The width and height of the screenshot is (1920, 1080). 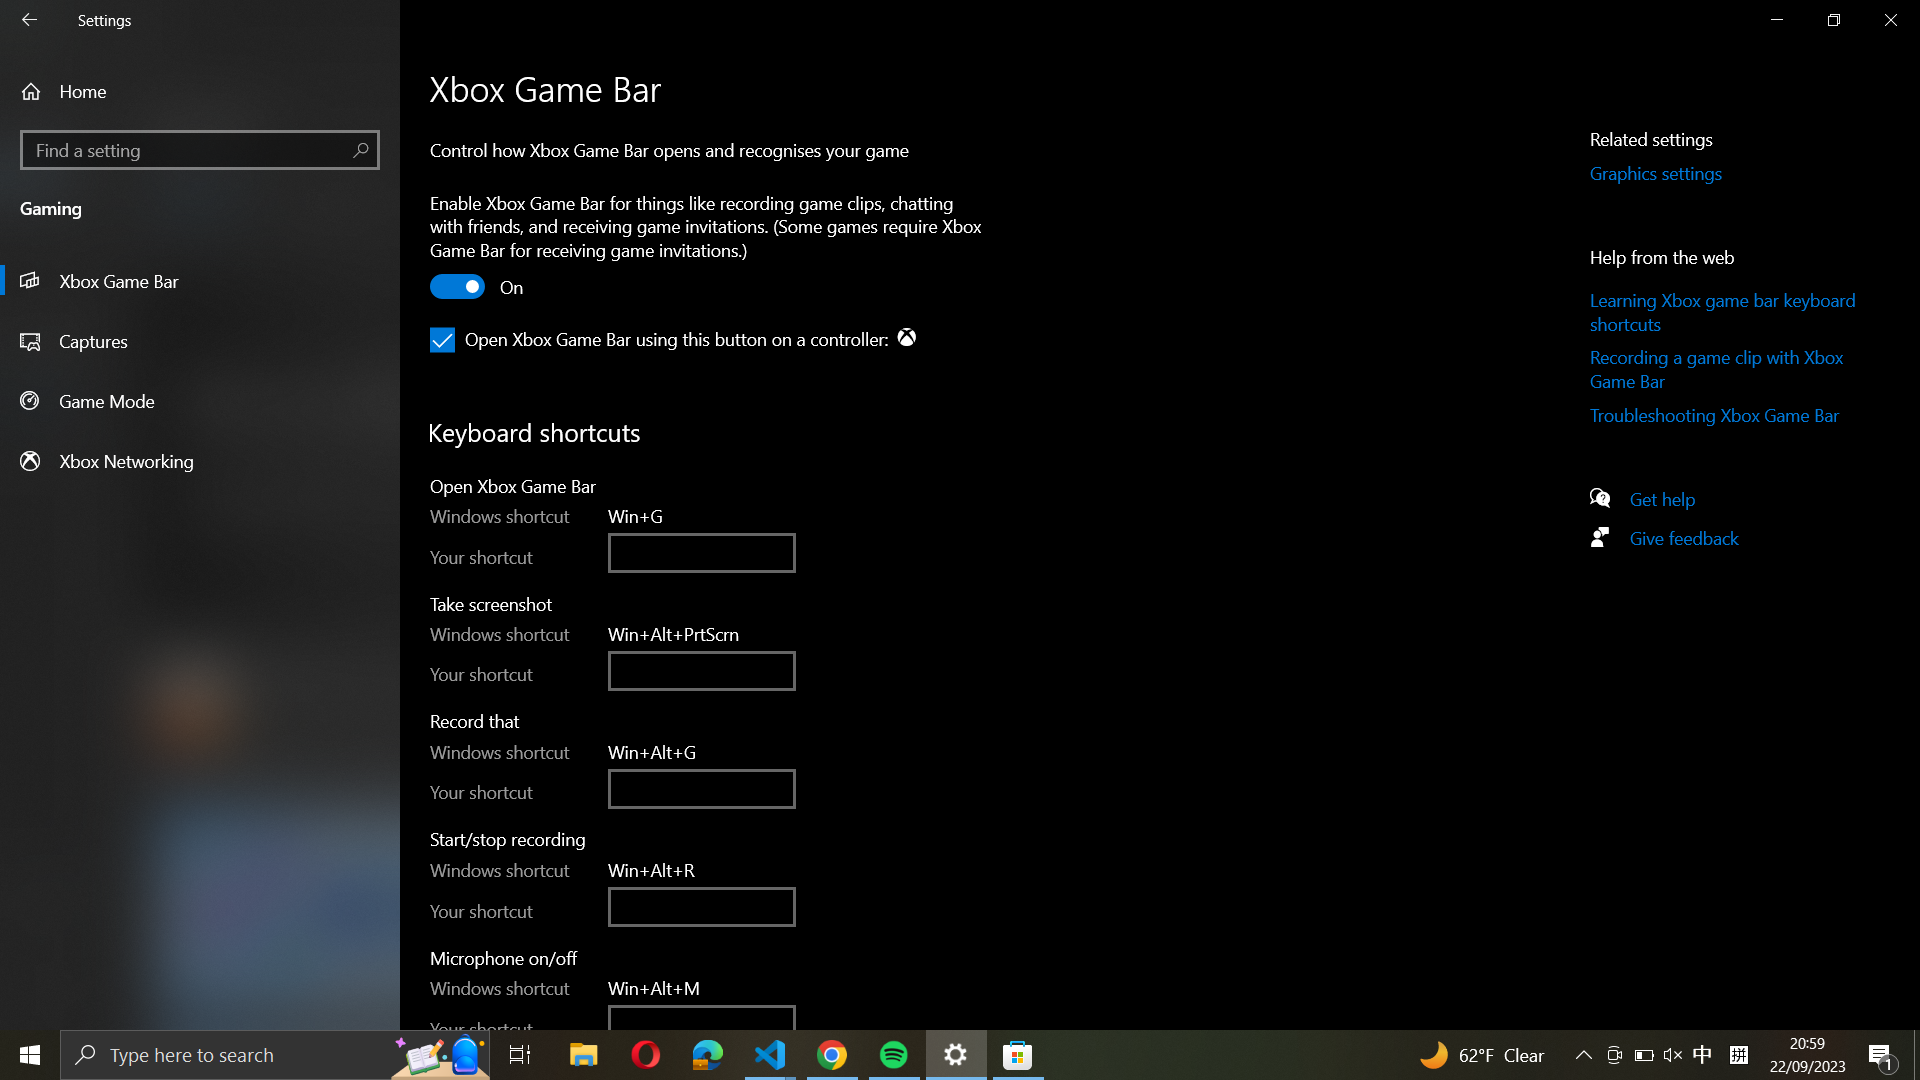 I want to click on the page for resolving issues with Xbox Game Bar, so click(x=1726, y=418).